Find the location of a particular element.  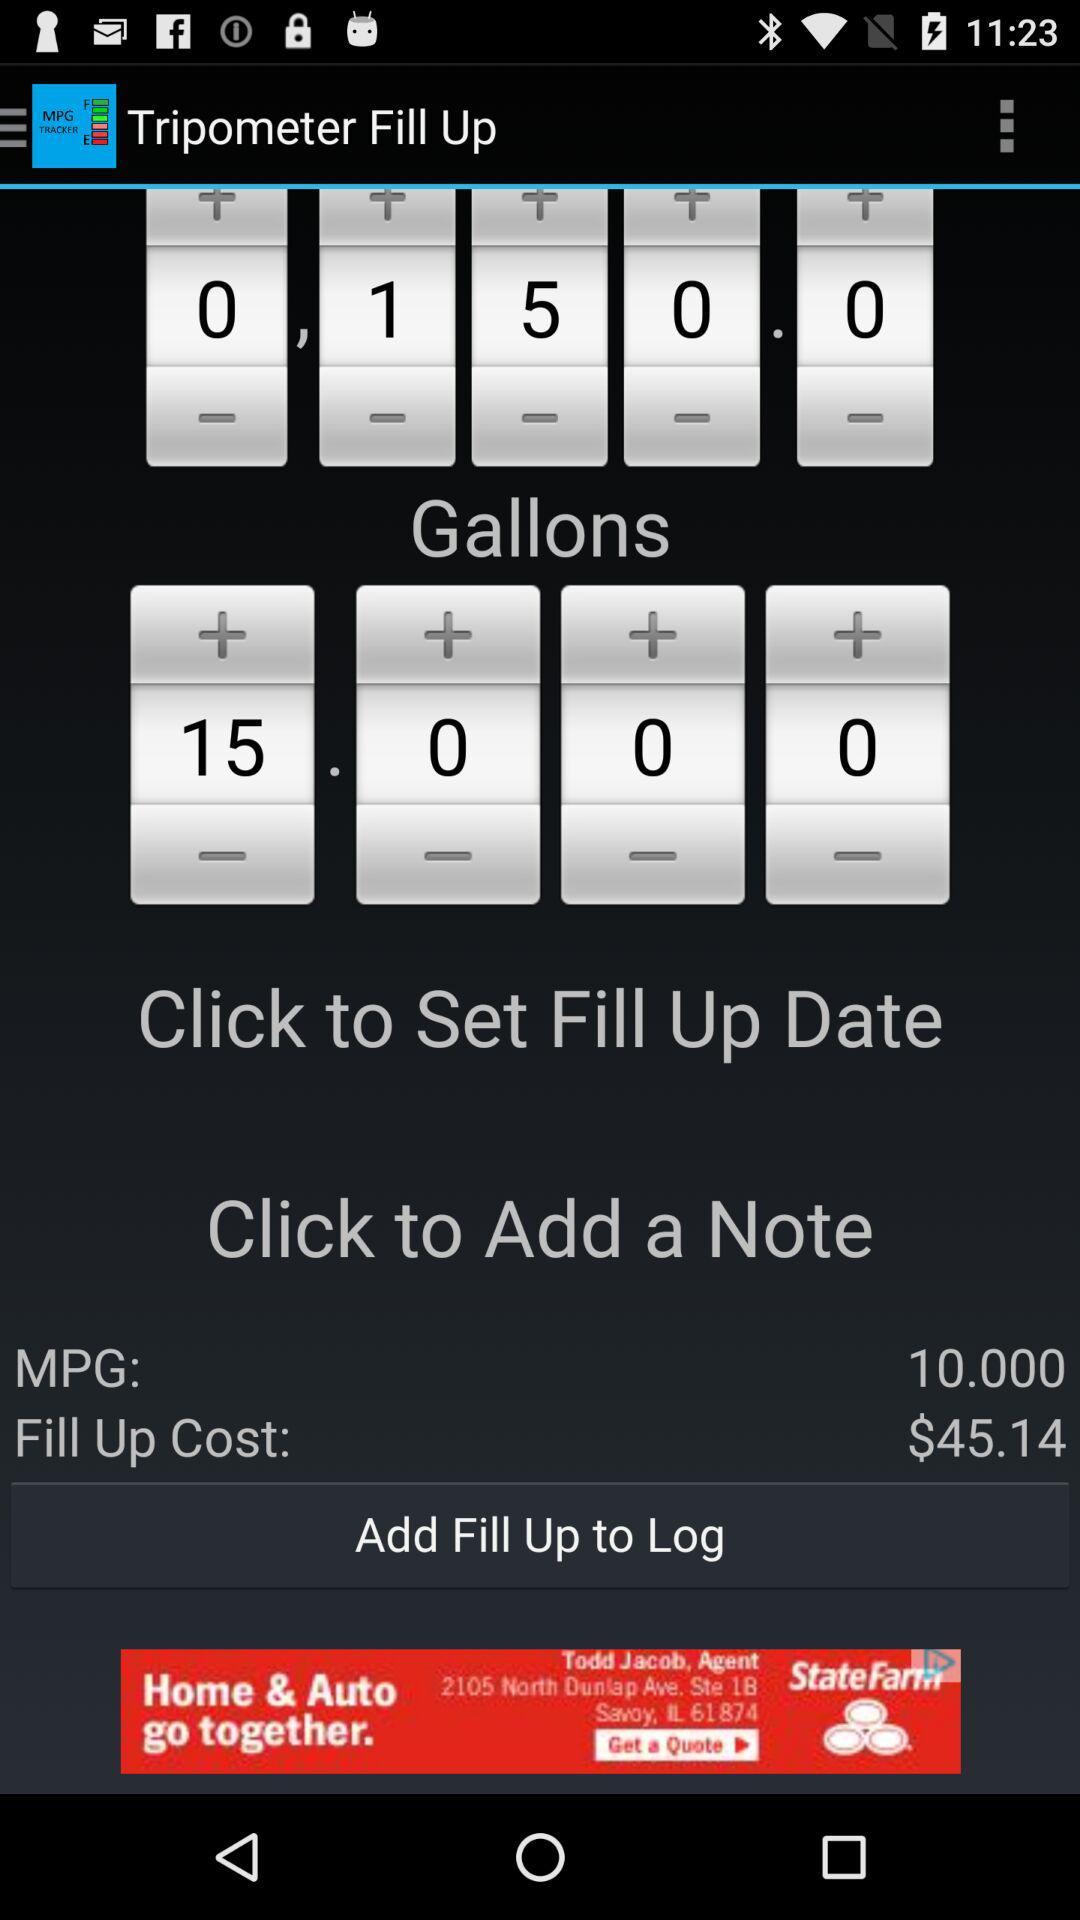

increase volume option is located at coordinates (222, 629).